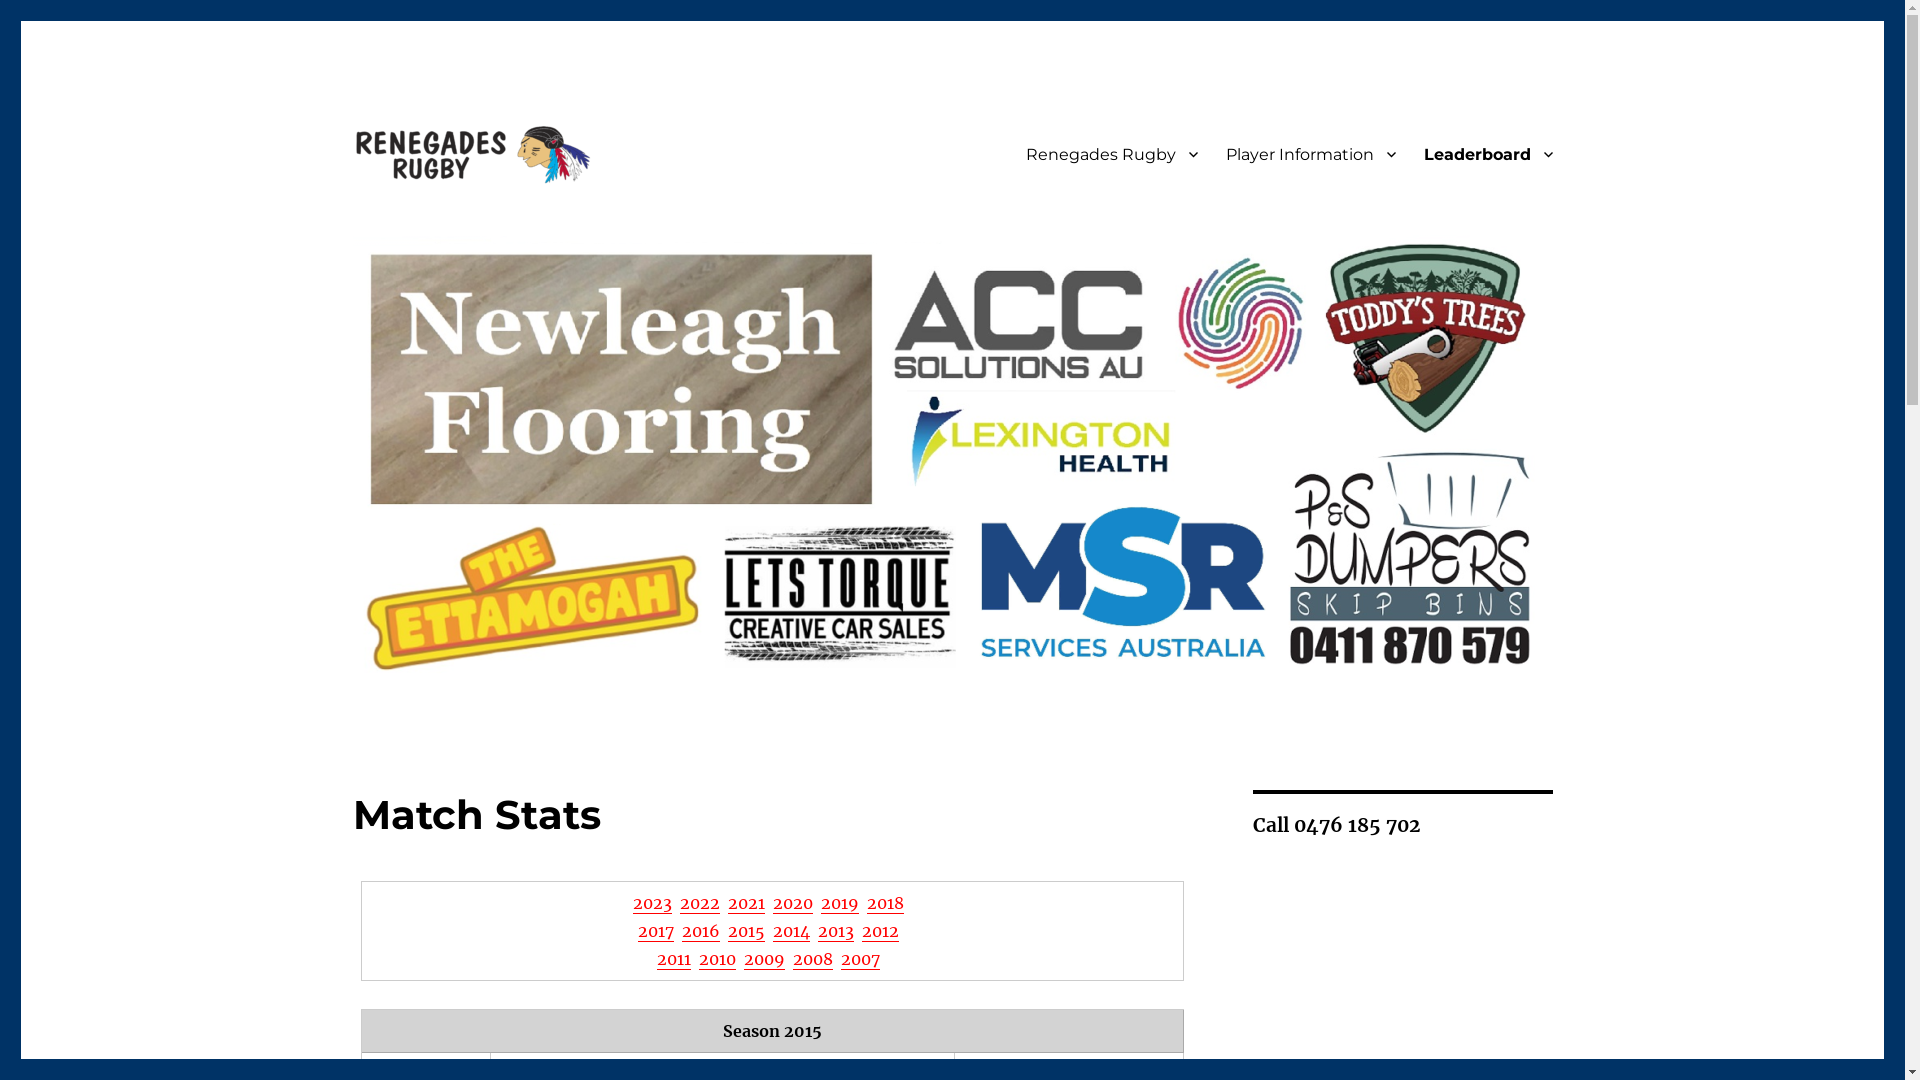 The image size is (1920, 1080). Describe the element at coordinates (673, 958) in the screenshot. I see `'2011'` at that location.